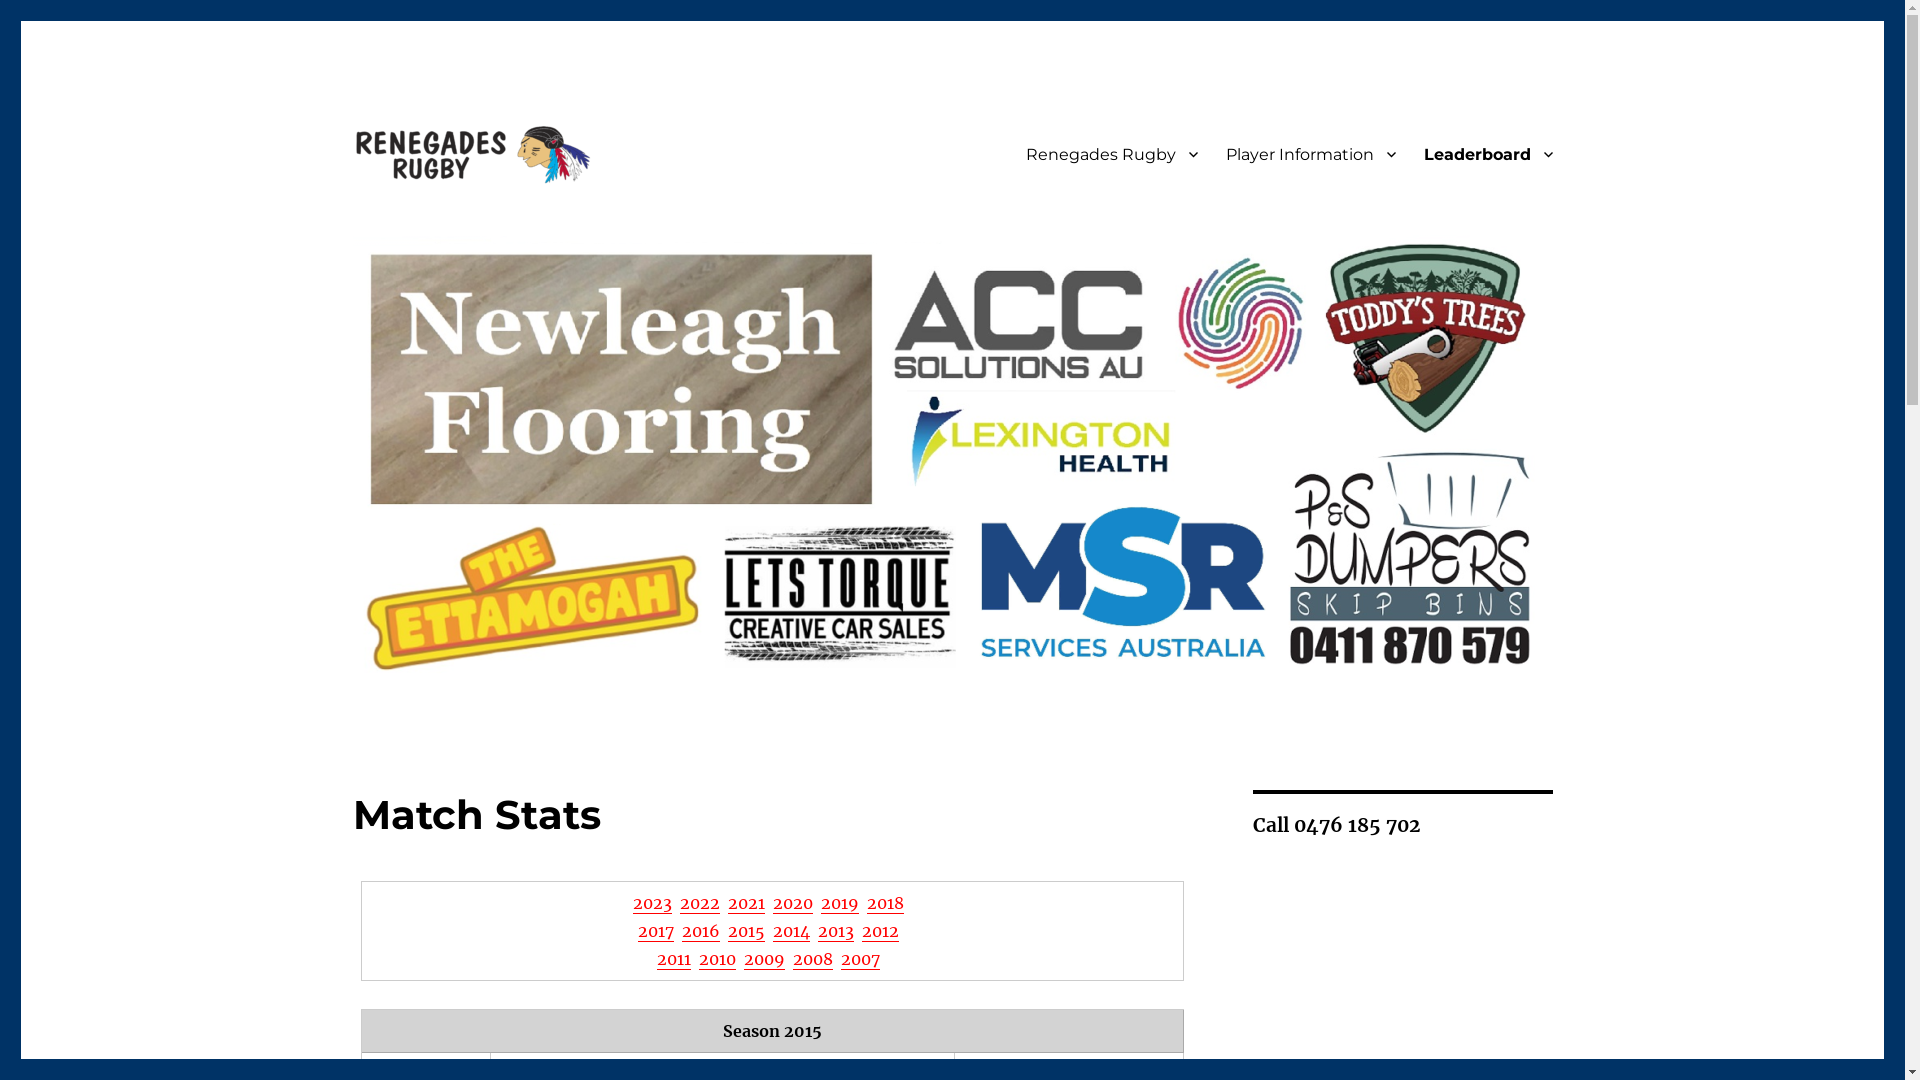 The image size is (1920, 1080). Describe the element at coordinates (673, 958) in the screenshot. I see `'2011'` at that location.